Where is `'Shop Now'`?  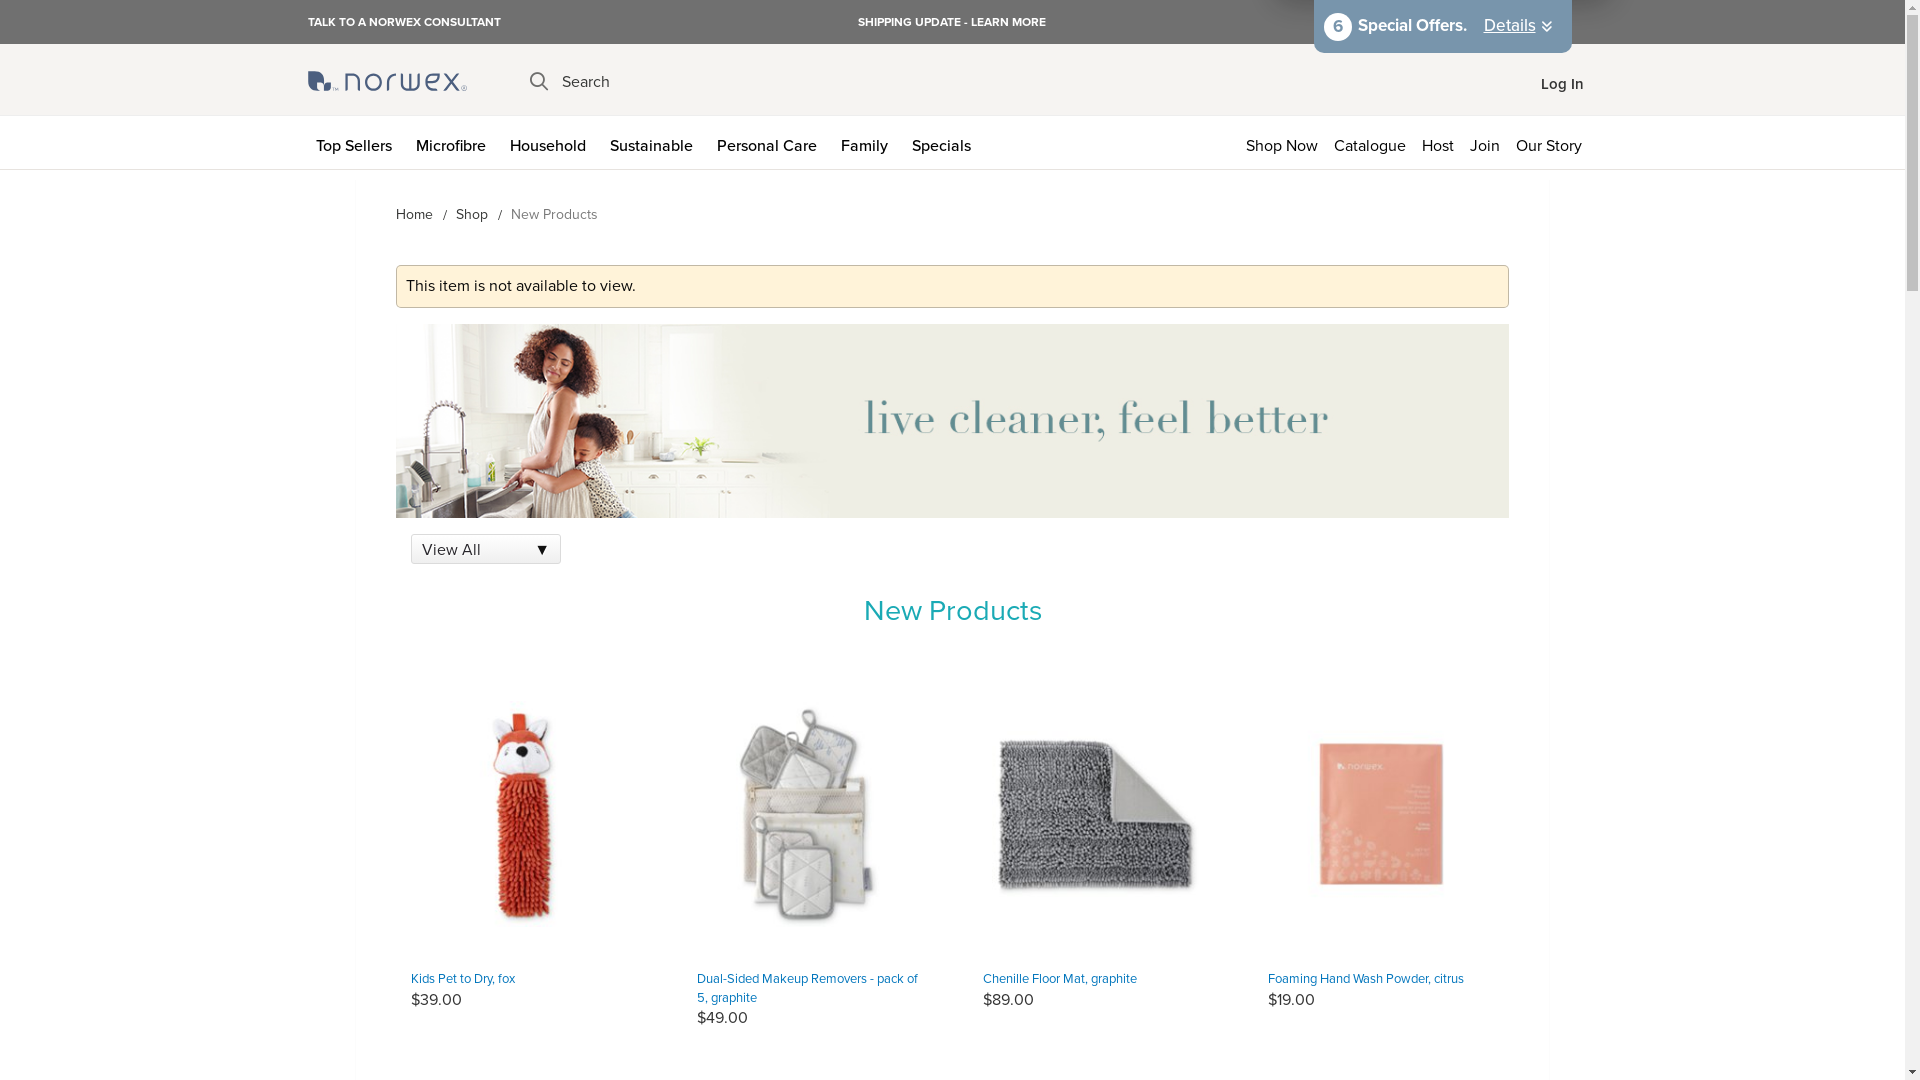
'Shop Now' is located at coordinates (1237, 141).